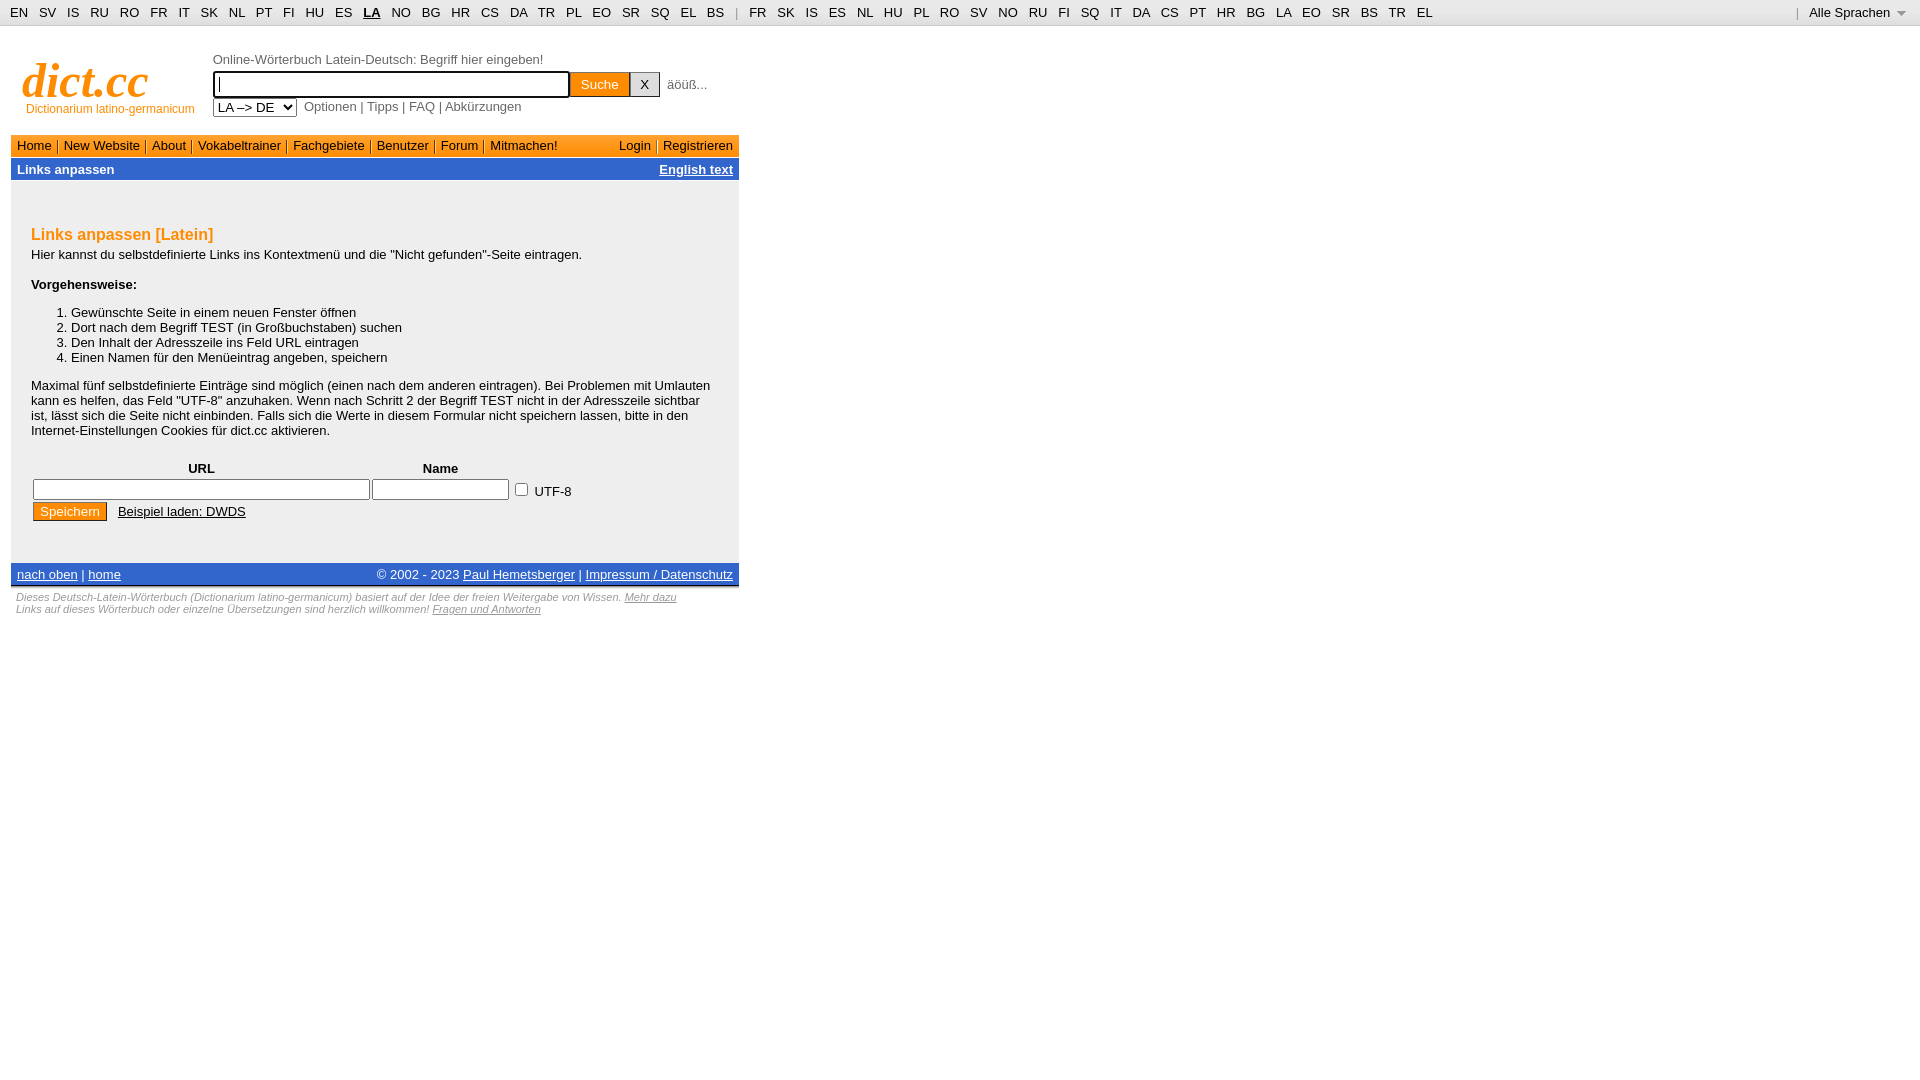  What do you see at coordinates (400, 12) in the screenshot?
I see `'NO'` at bounding box center [400, 12].